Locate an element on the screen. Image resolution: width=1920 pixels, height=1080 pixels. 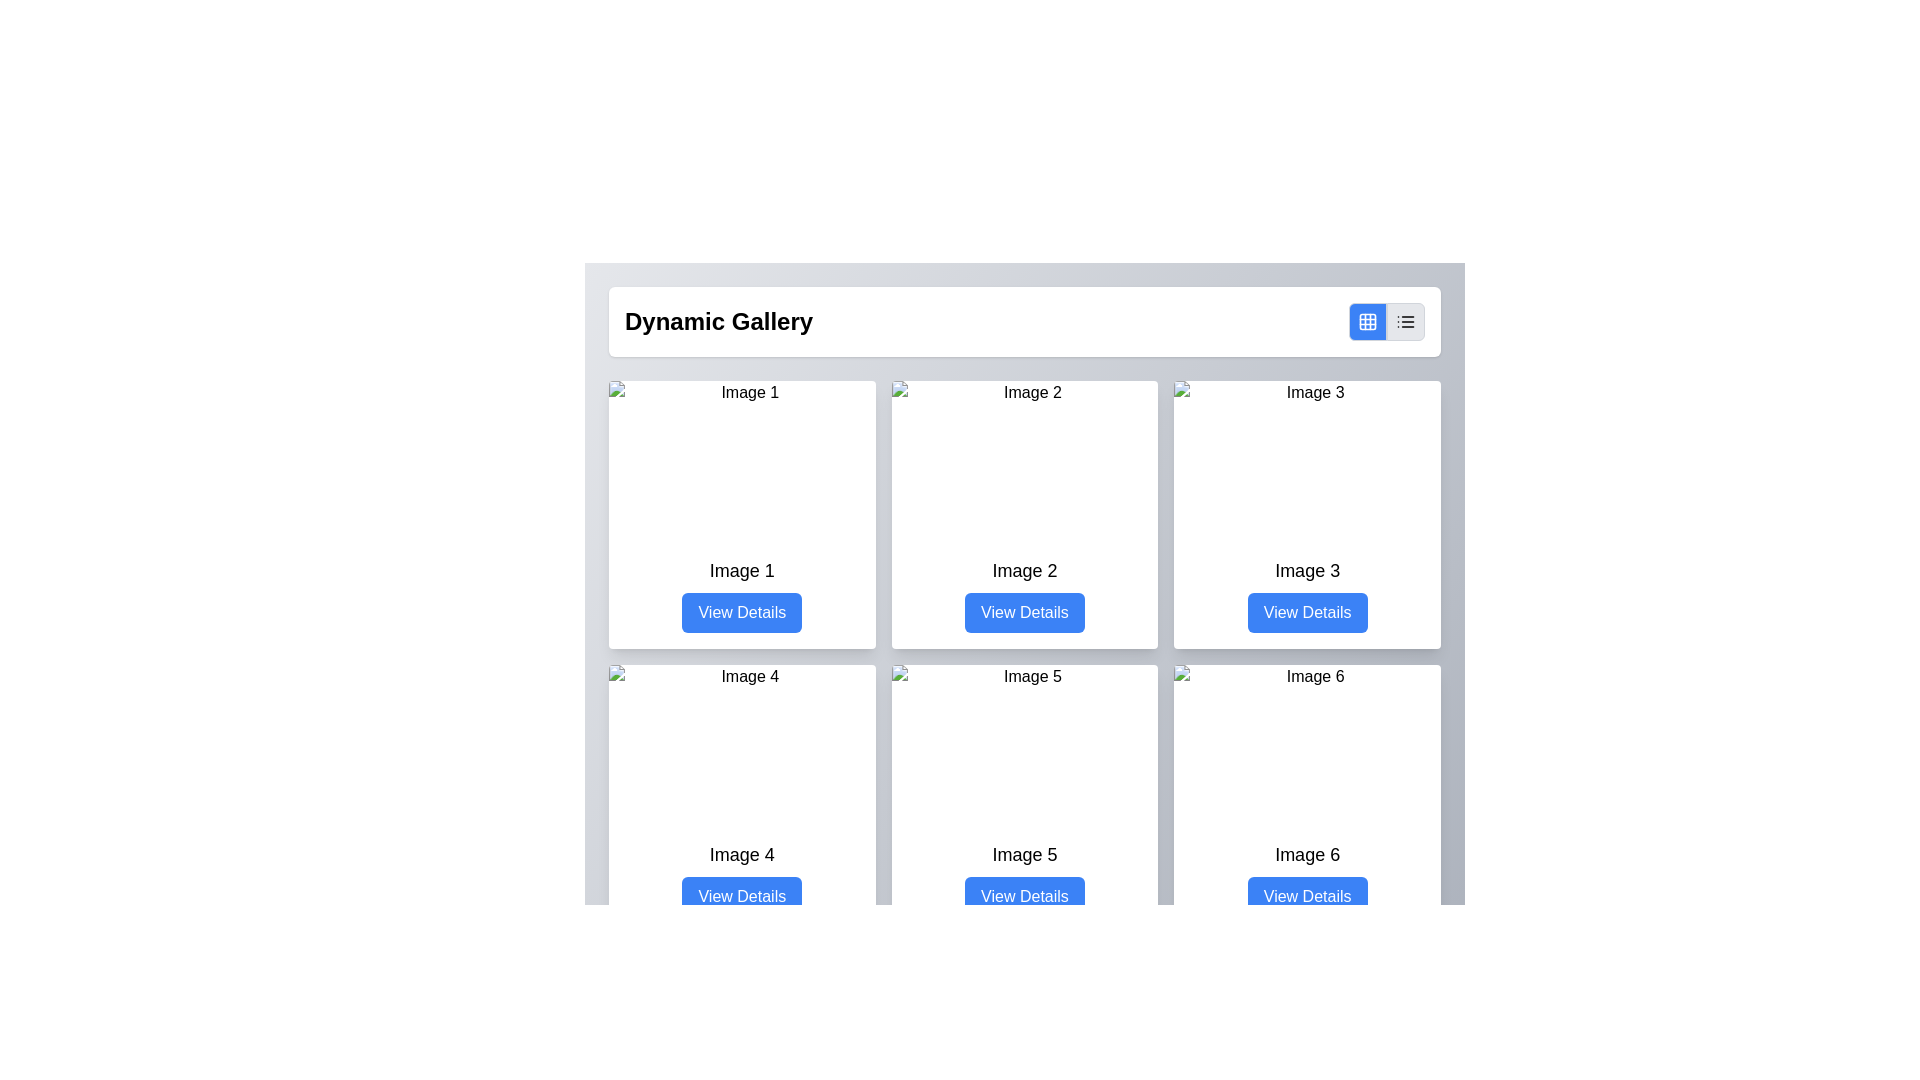
image in the Card component that contains an image labeled 'Image 2', a text label 'Image 2', and a blue button labeled 'View Details' is located at coordinates (1024, 514).